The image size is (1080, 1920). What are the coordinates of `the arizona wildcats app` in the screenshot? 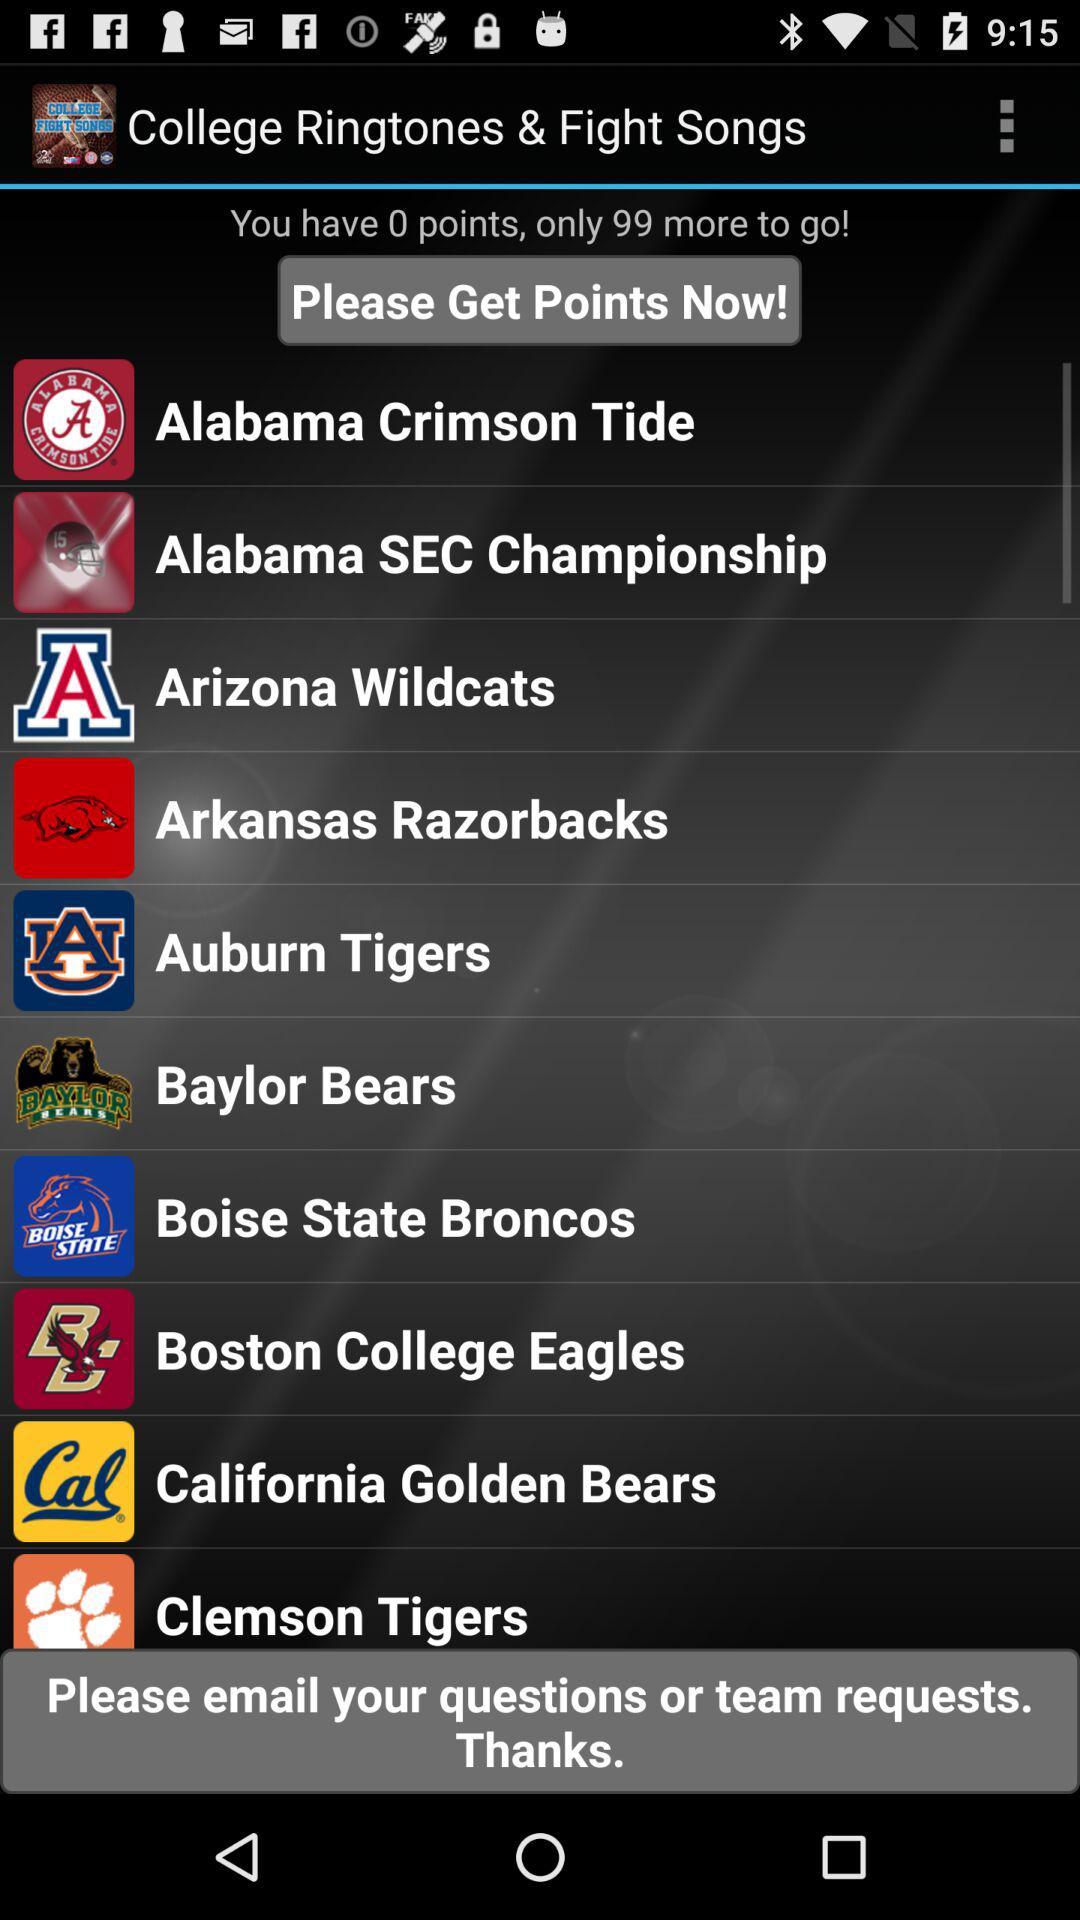 It's located at (354, 685).